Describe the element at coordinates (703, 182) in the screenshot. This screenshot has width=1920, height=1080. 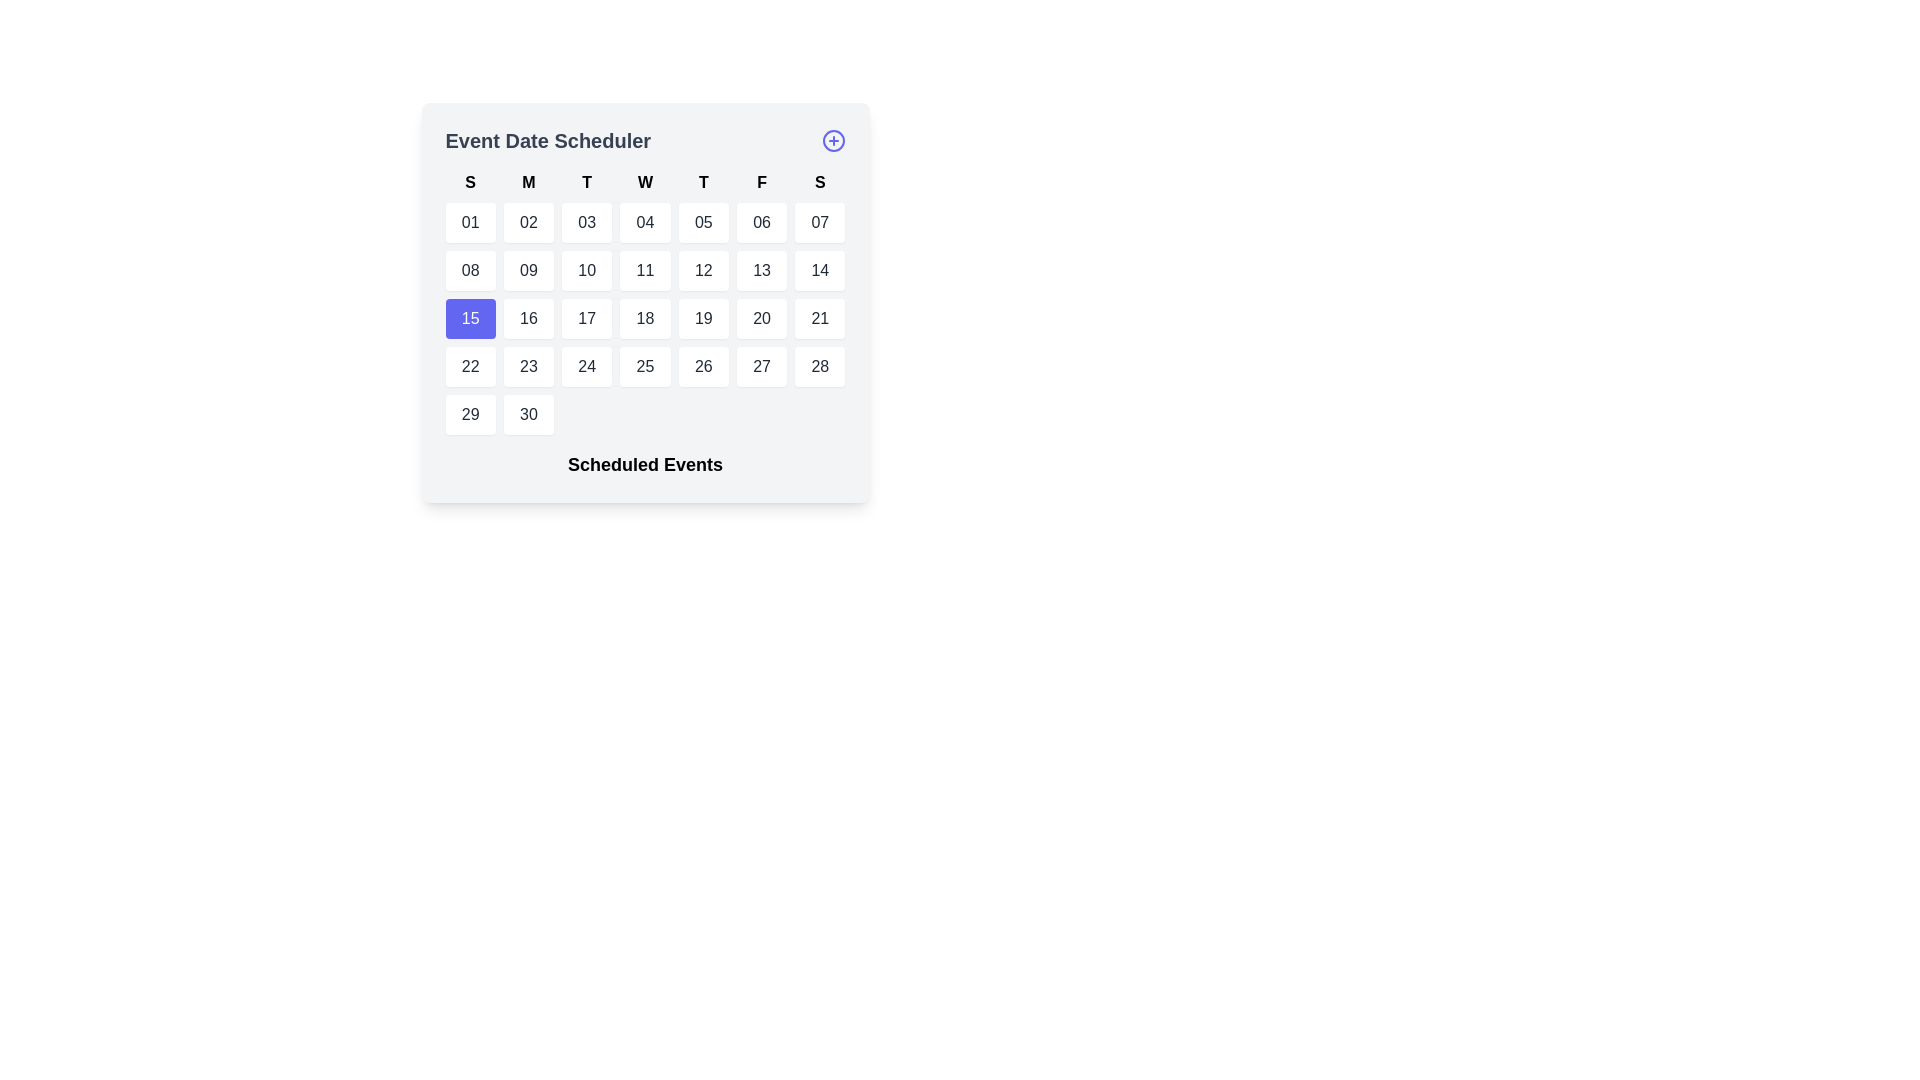
I see `the 'Thursday' label in the calendar header of the 'Event Date Scheduler' interface` at that location.